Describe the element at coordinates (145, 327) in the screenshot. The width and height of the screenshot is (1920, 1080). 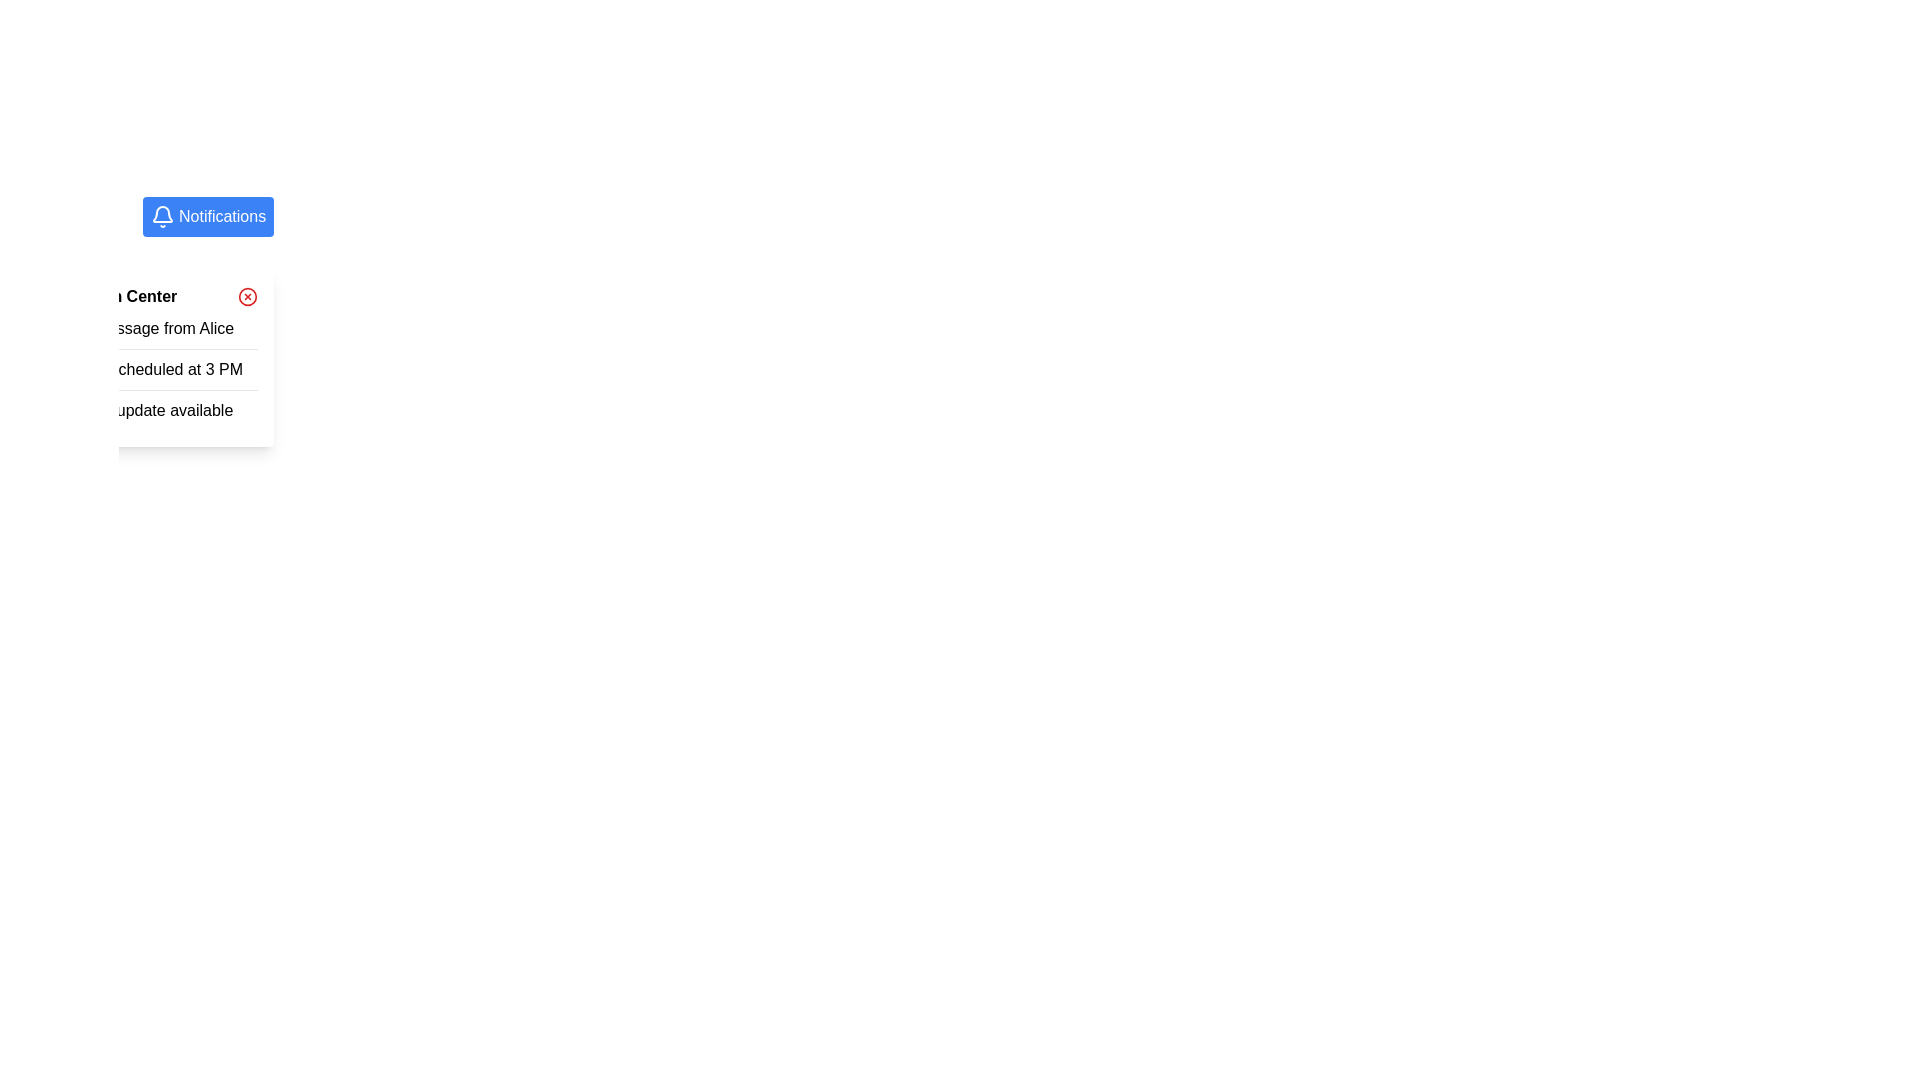
I see `the first notification message from Alice in the dropdown panel under the blue 'Notifications' icon to read its content` at that location.